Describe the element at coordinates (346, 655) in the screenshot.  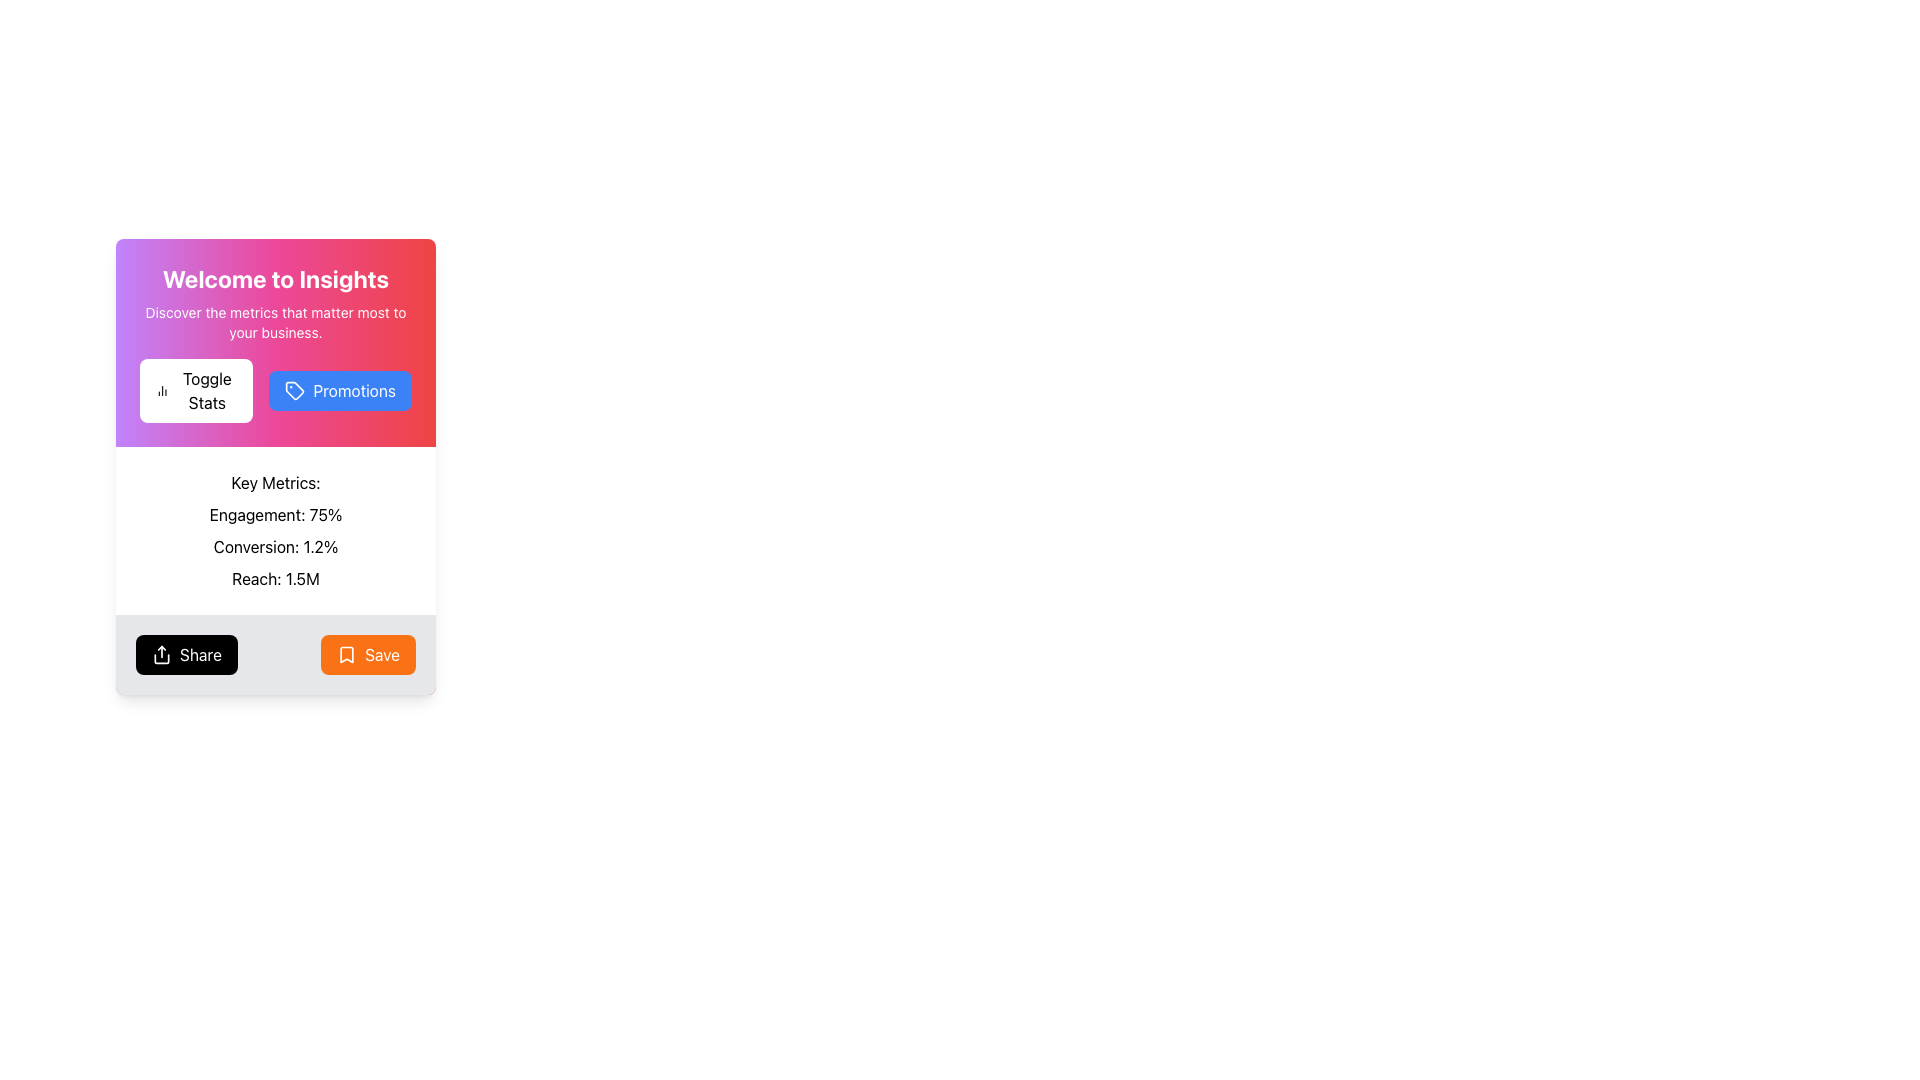
I see `the bookmark icon resembling a flag with an orange fill, located within the 'Save' button at the bottom-right corner of the card interface` at that location.